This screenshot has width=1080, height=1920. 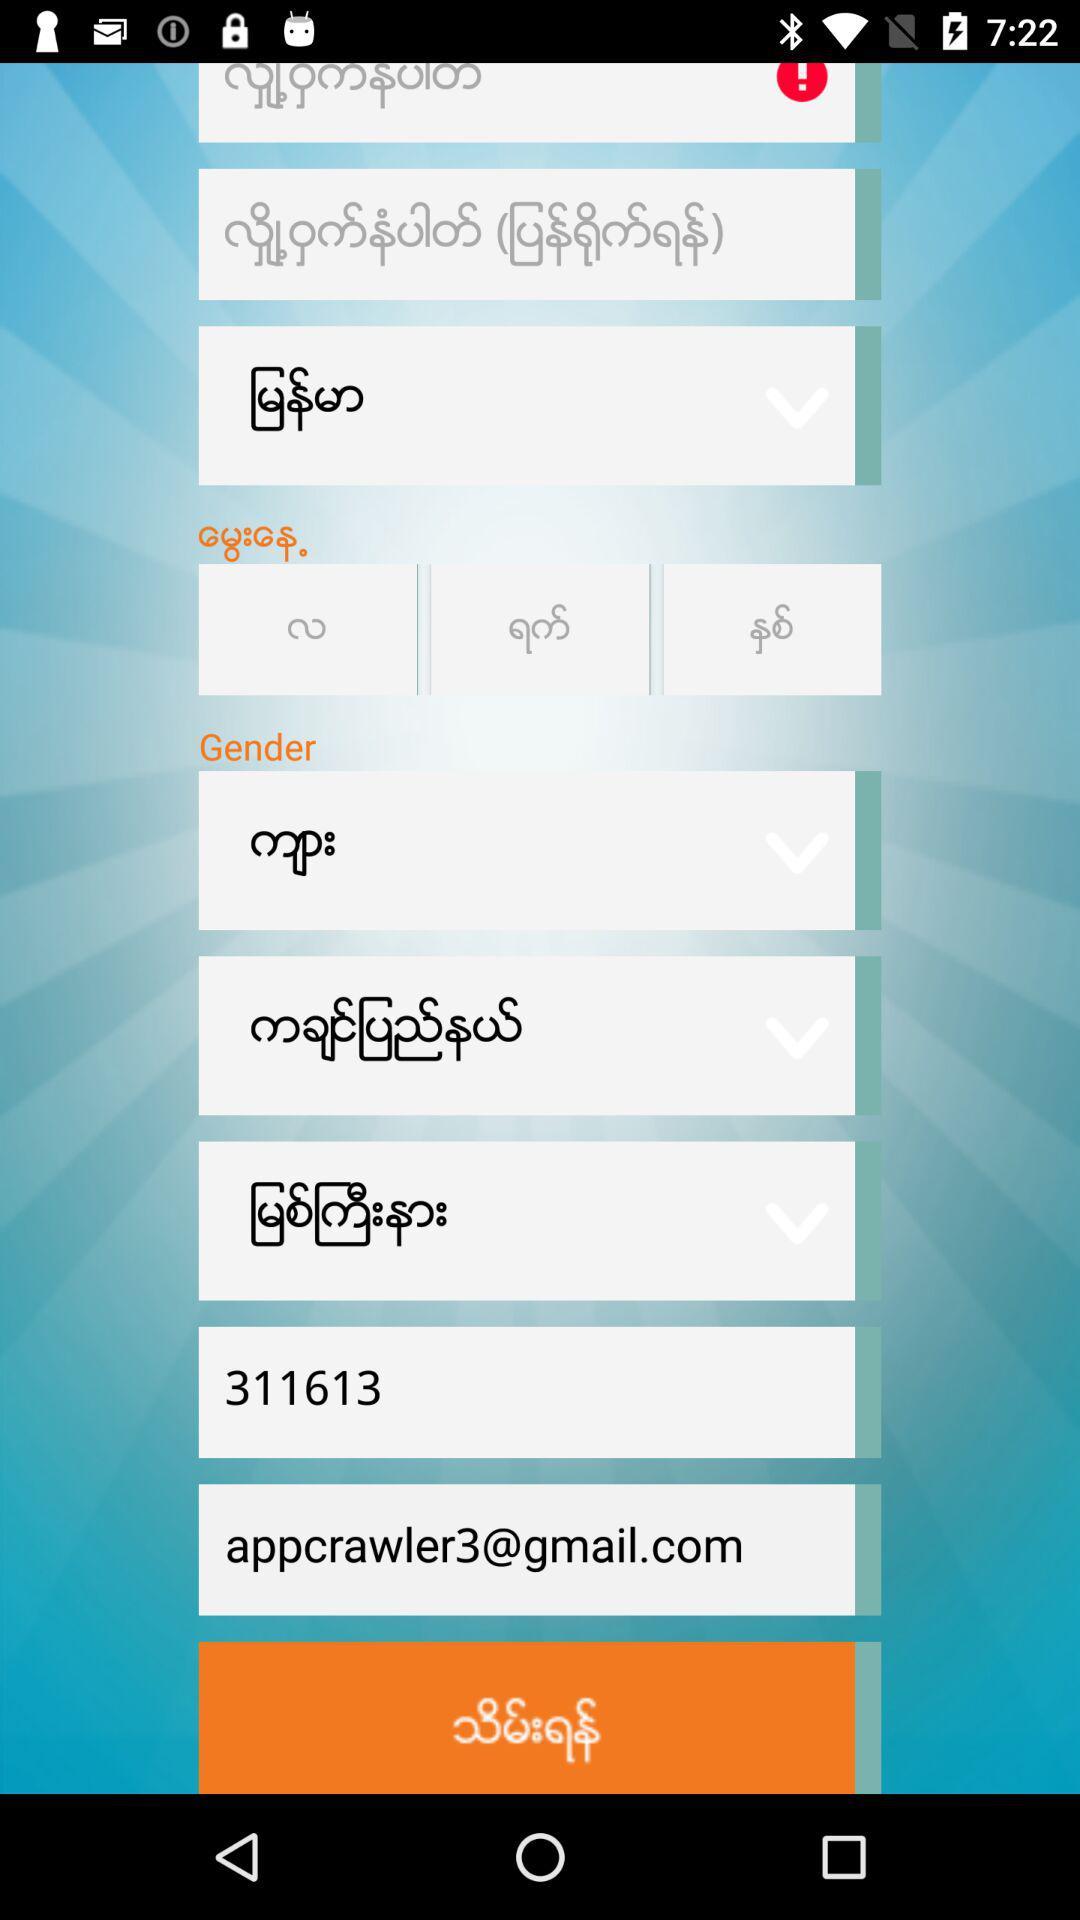 I want to click on value select button, so click(x=540, y=628).